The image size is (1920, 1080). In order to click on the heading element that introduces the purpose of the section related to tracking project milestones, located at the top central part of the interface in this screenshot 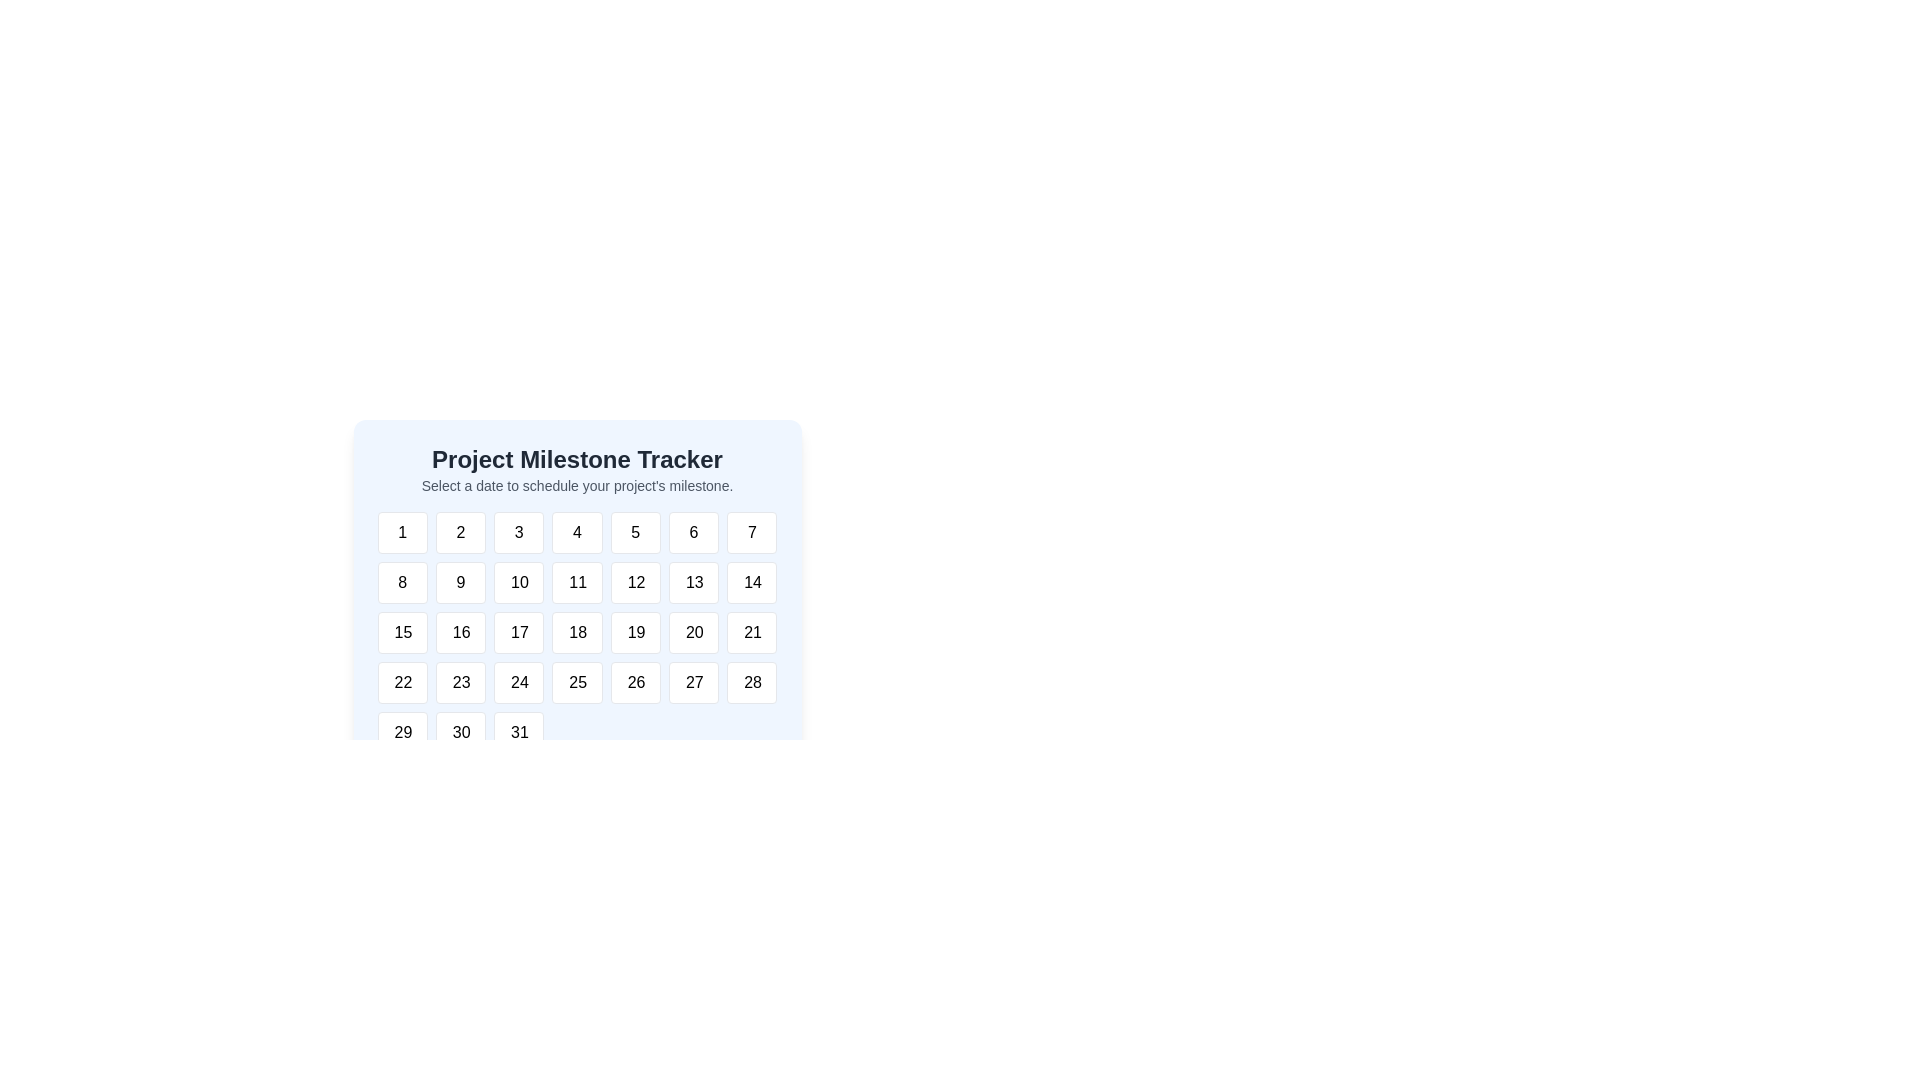, I will do `click(576, 459)`.